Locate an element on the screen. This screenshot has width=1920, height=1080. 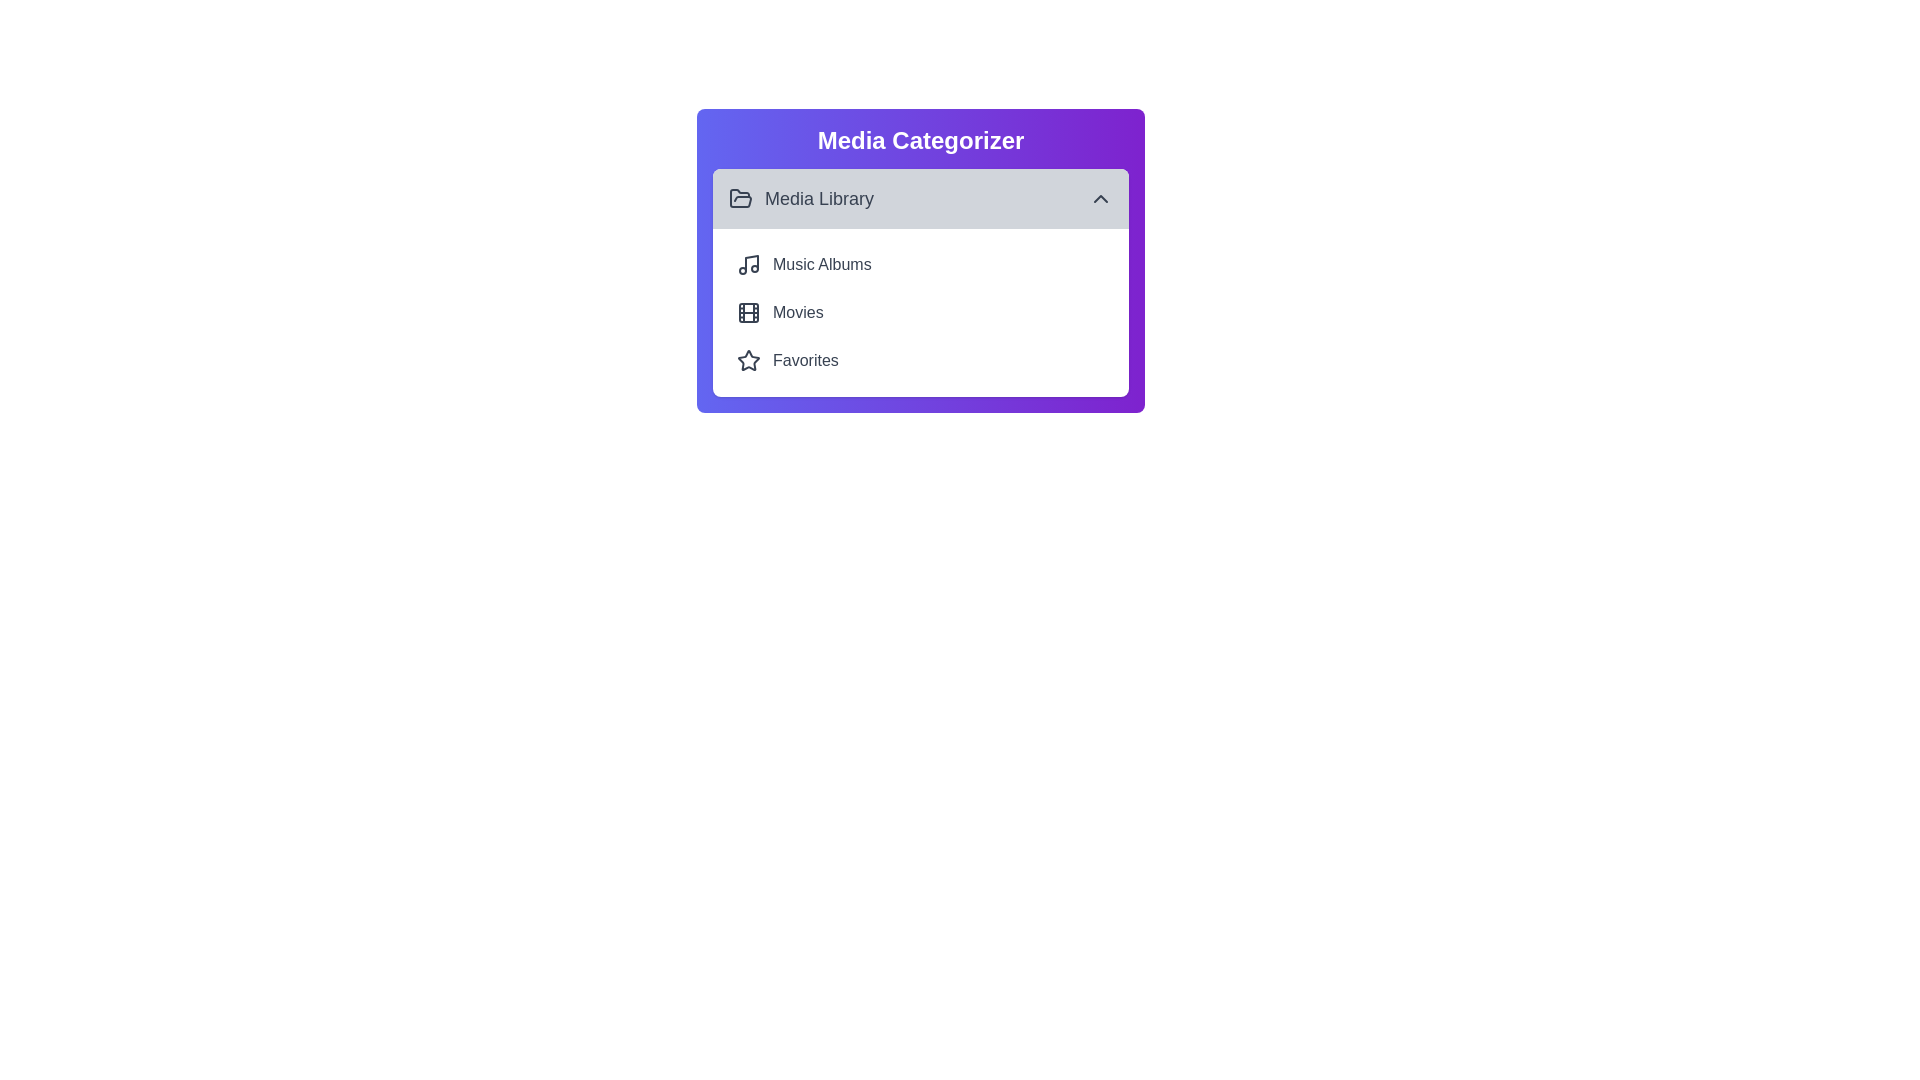
the item Music Albums from the list is located at coordinates (920, 264).